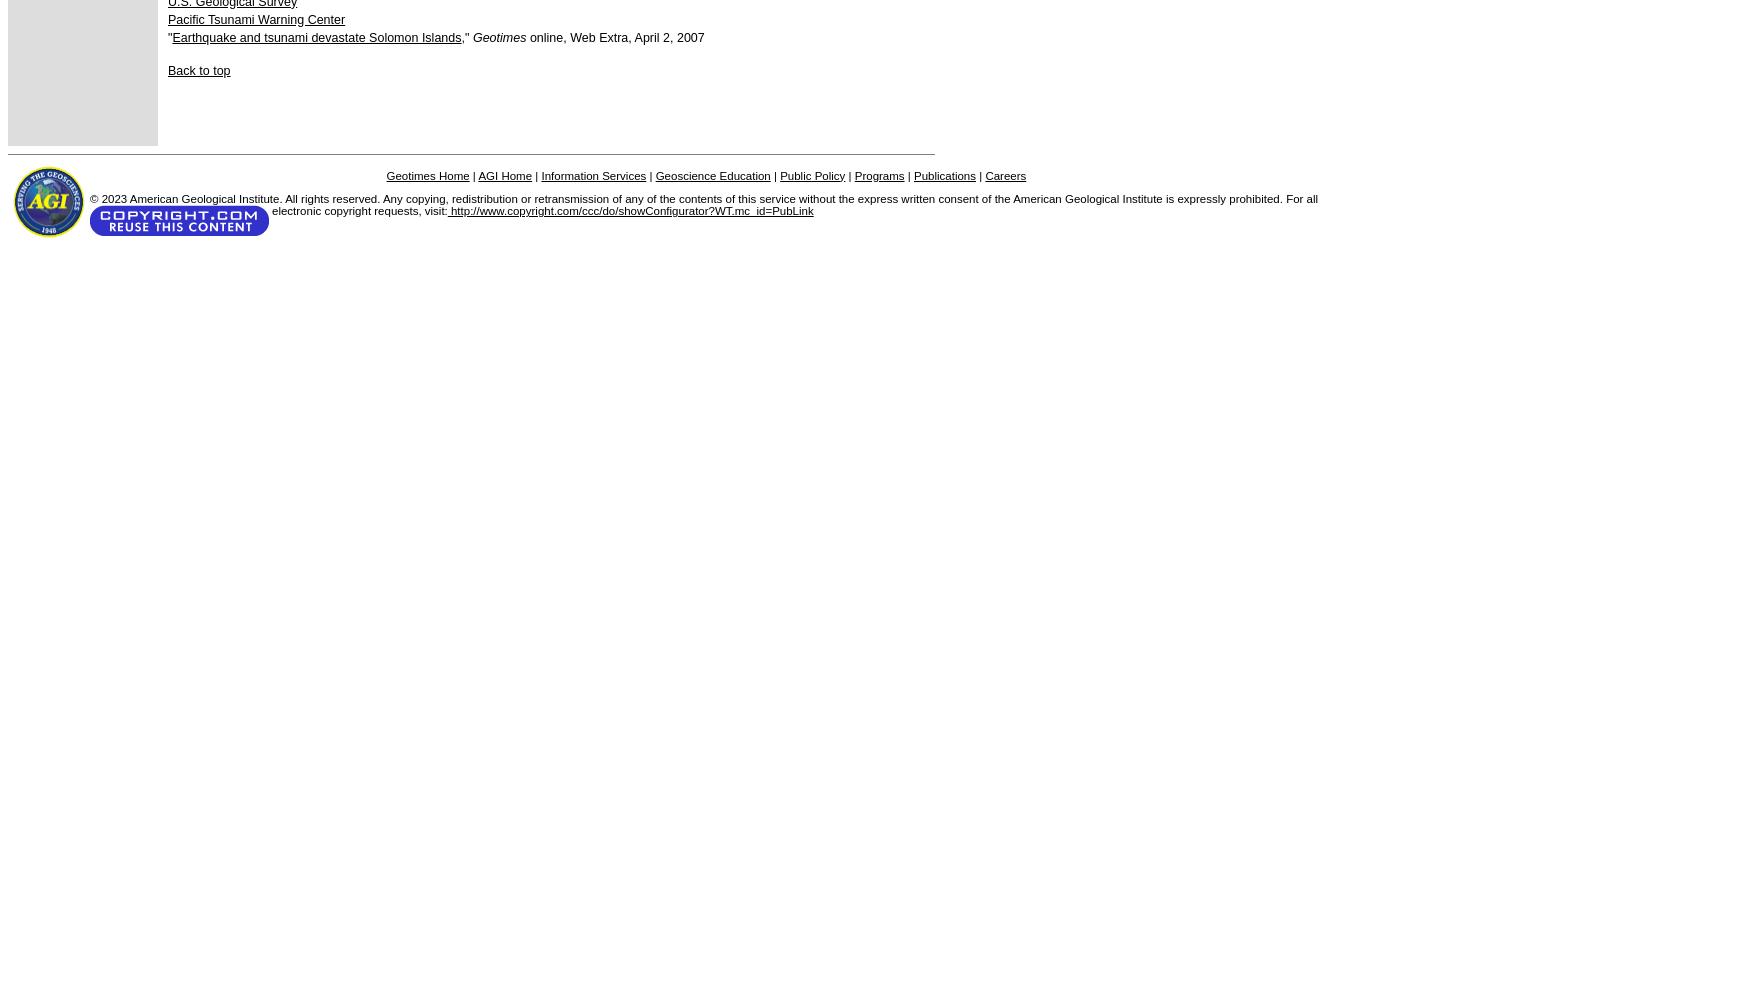 This screenshot has width=1750, height=1000. I want to click on 'Programs', so click(878, 175).